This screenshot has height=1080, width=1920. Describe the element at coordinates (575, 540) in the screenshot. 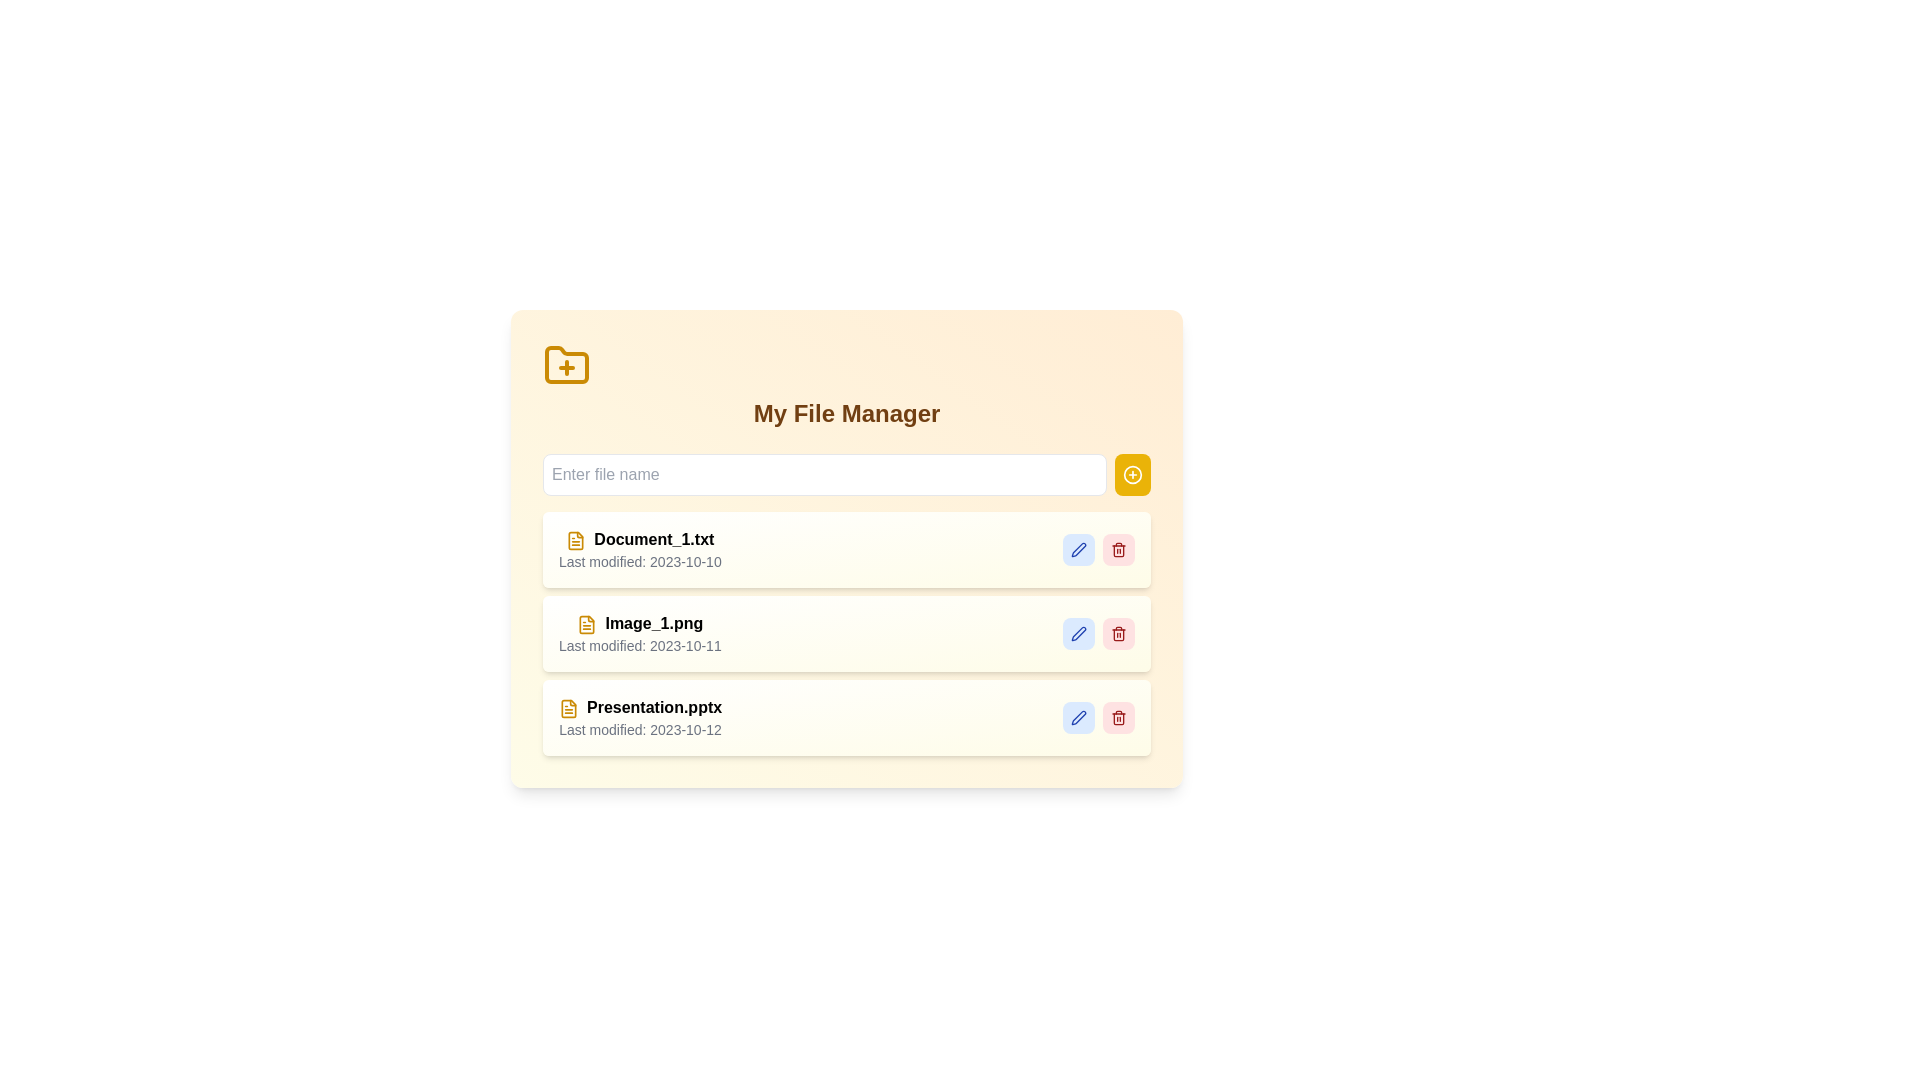

I see `the yellow document icon representing 'Document_1.txt', which is the first element in the file manager interface` at that location.